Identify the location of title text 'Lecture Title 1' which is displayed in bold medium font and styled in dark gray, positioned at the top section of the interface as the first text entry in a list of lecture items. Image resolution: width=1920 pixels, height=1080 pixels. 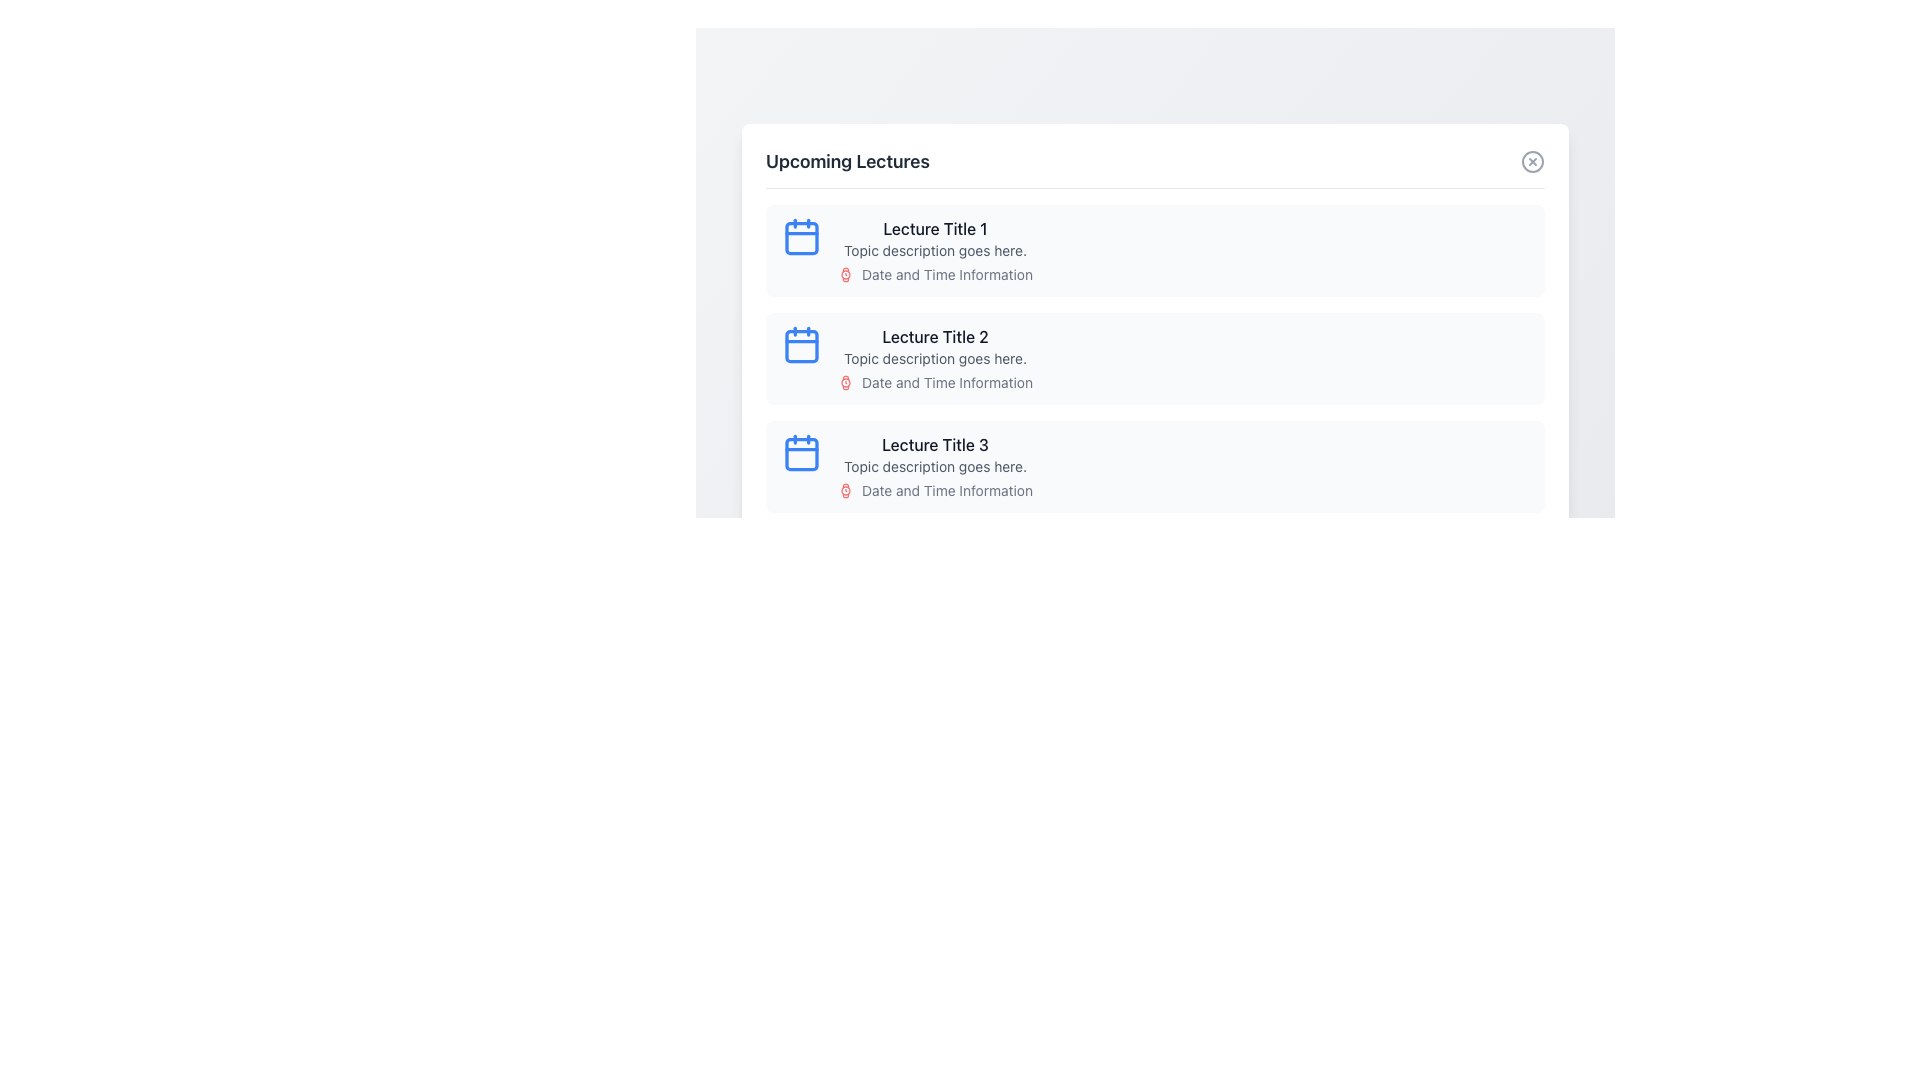
(934, 227).